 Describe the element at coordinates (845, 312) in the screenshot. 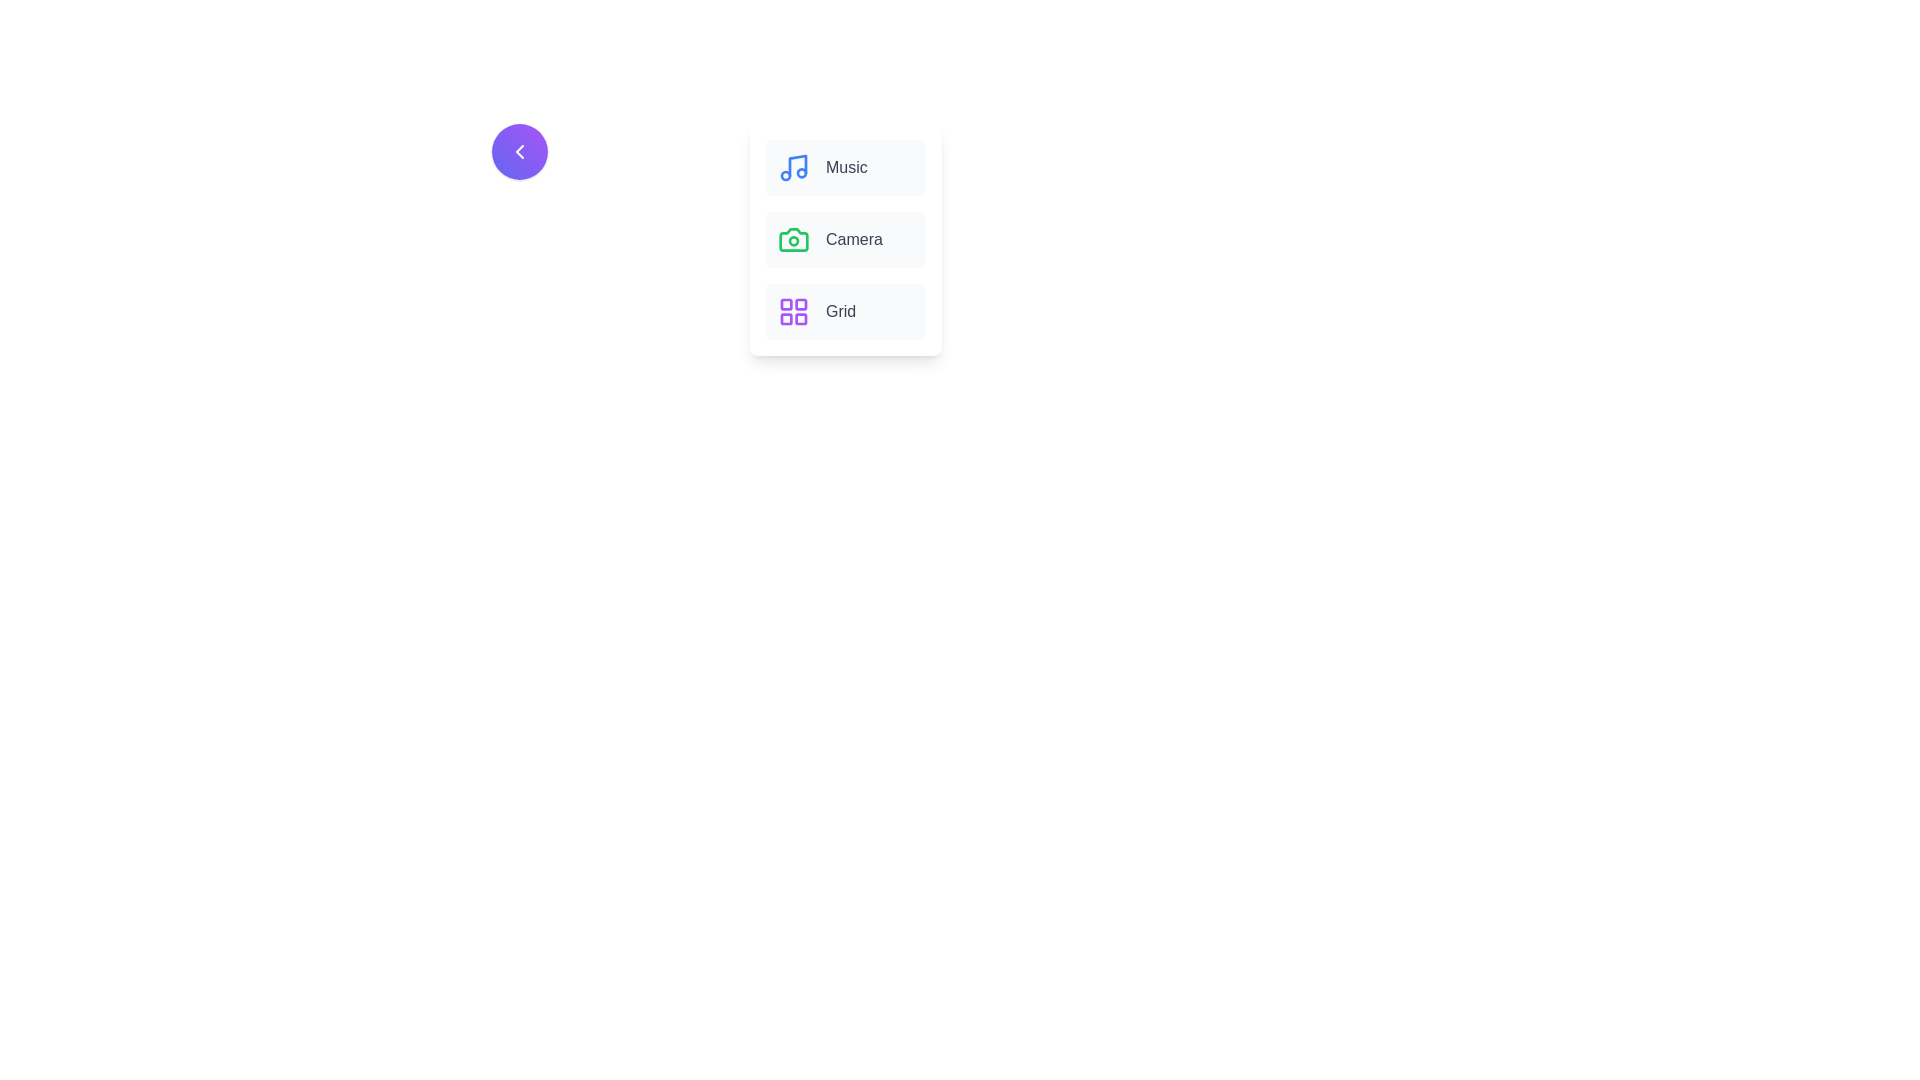

I see `the menu item labeled Grid by clicking on it` at that location.